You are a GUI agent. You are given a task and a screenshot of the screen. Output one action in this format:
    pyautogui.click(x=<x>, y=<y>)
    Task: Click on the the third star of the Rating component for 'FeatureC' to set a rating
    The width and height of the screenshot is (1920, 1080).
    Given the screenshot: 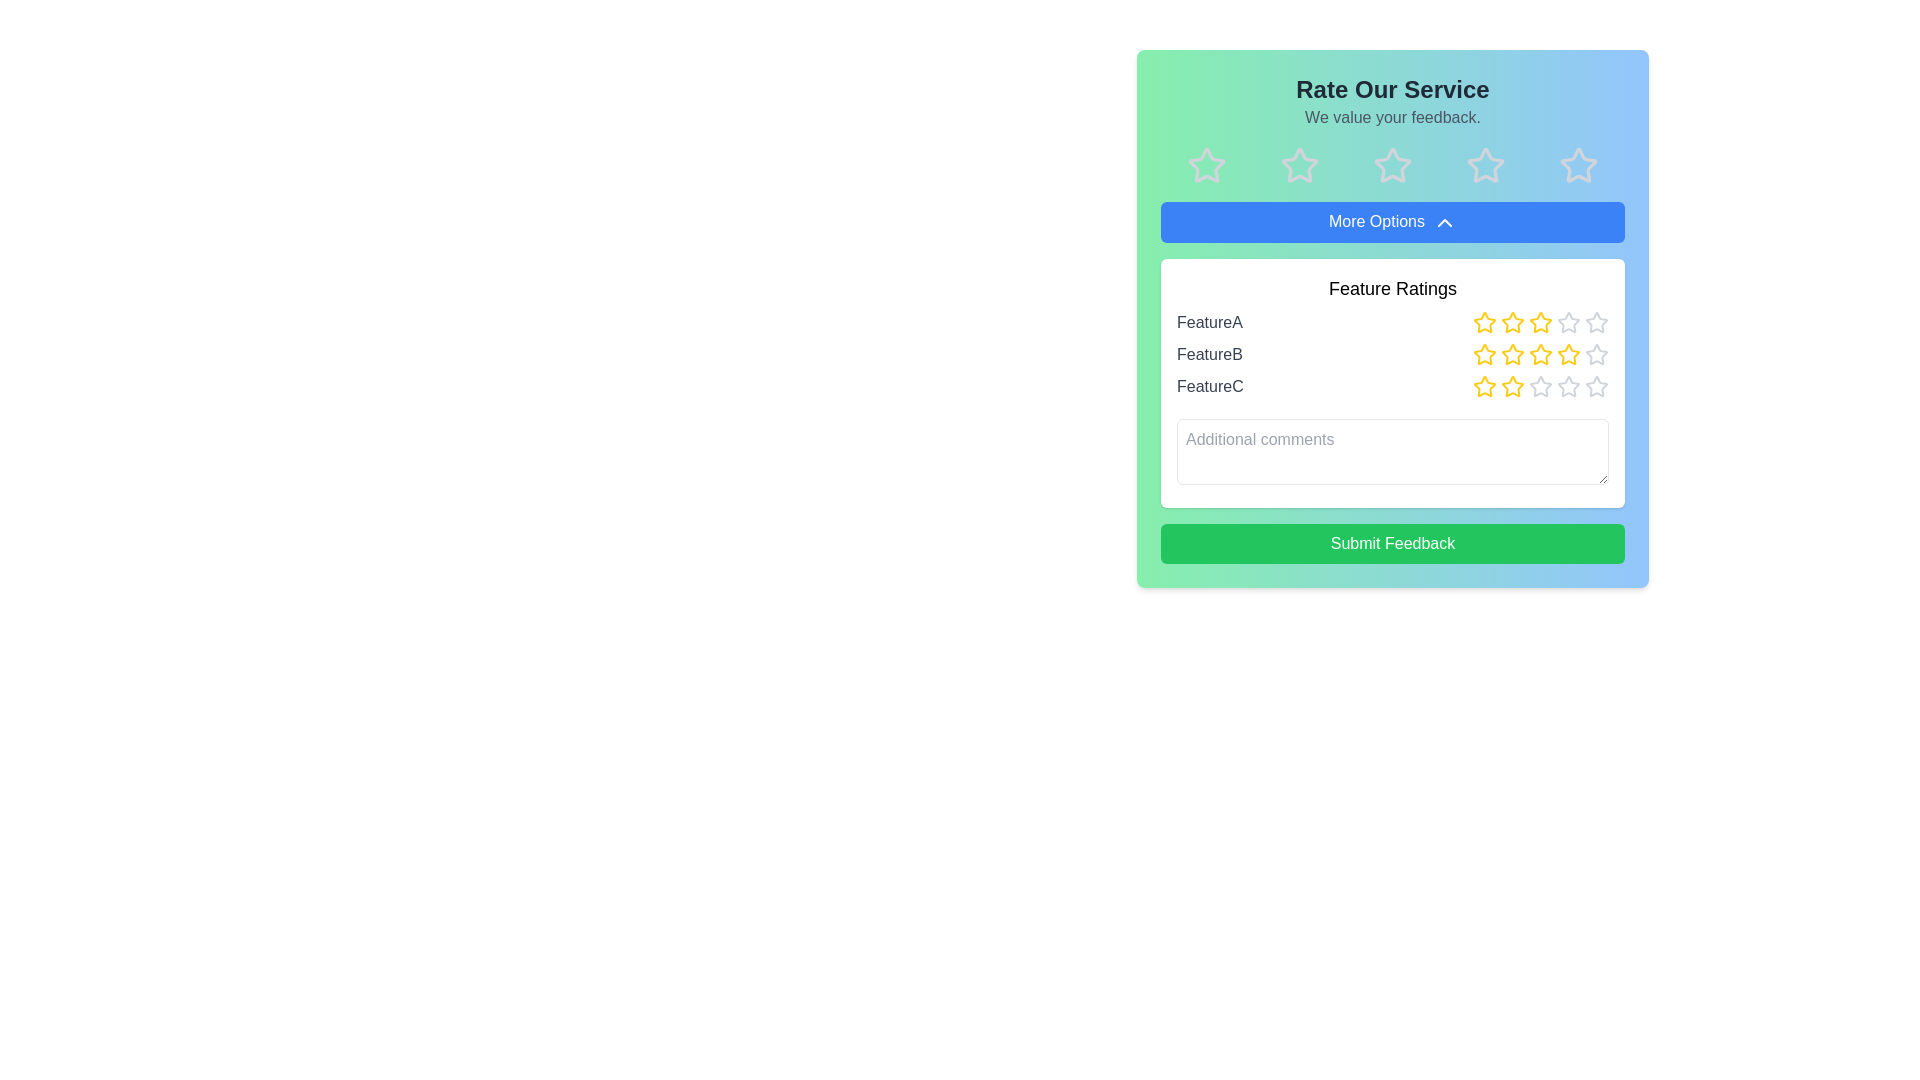 What is the action you would take?
    pyautogui.click(x=1539, y=385)
    